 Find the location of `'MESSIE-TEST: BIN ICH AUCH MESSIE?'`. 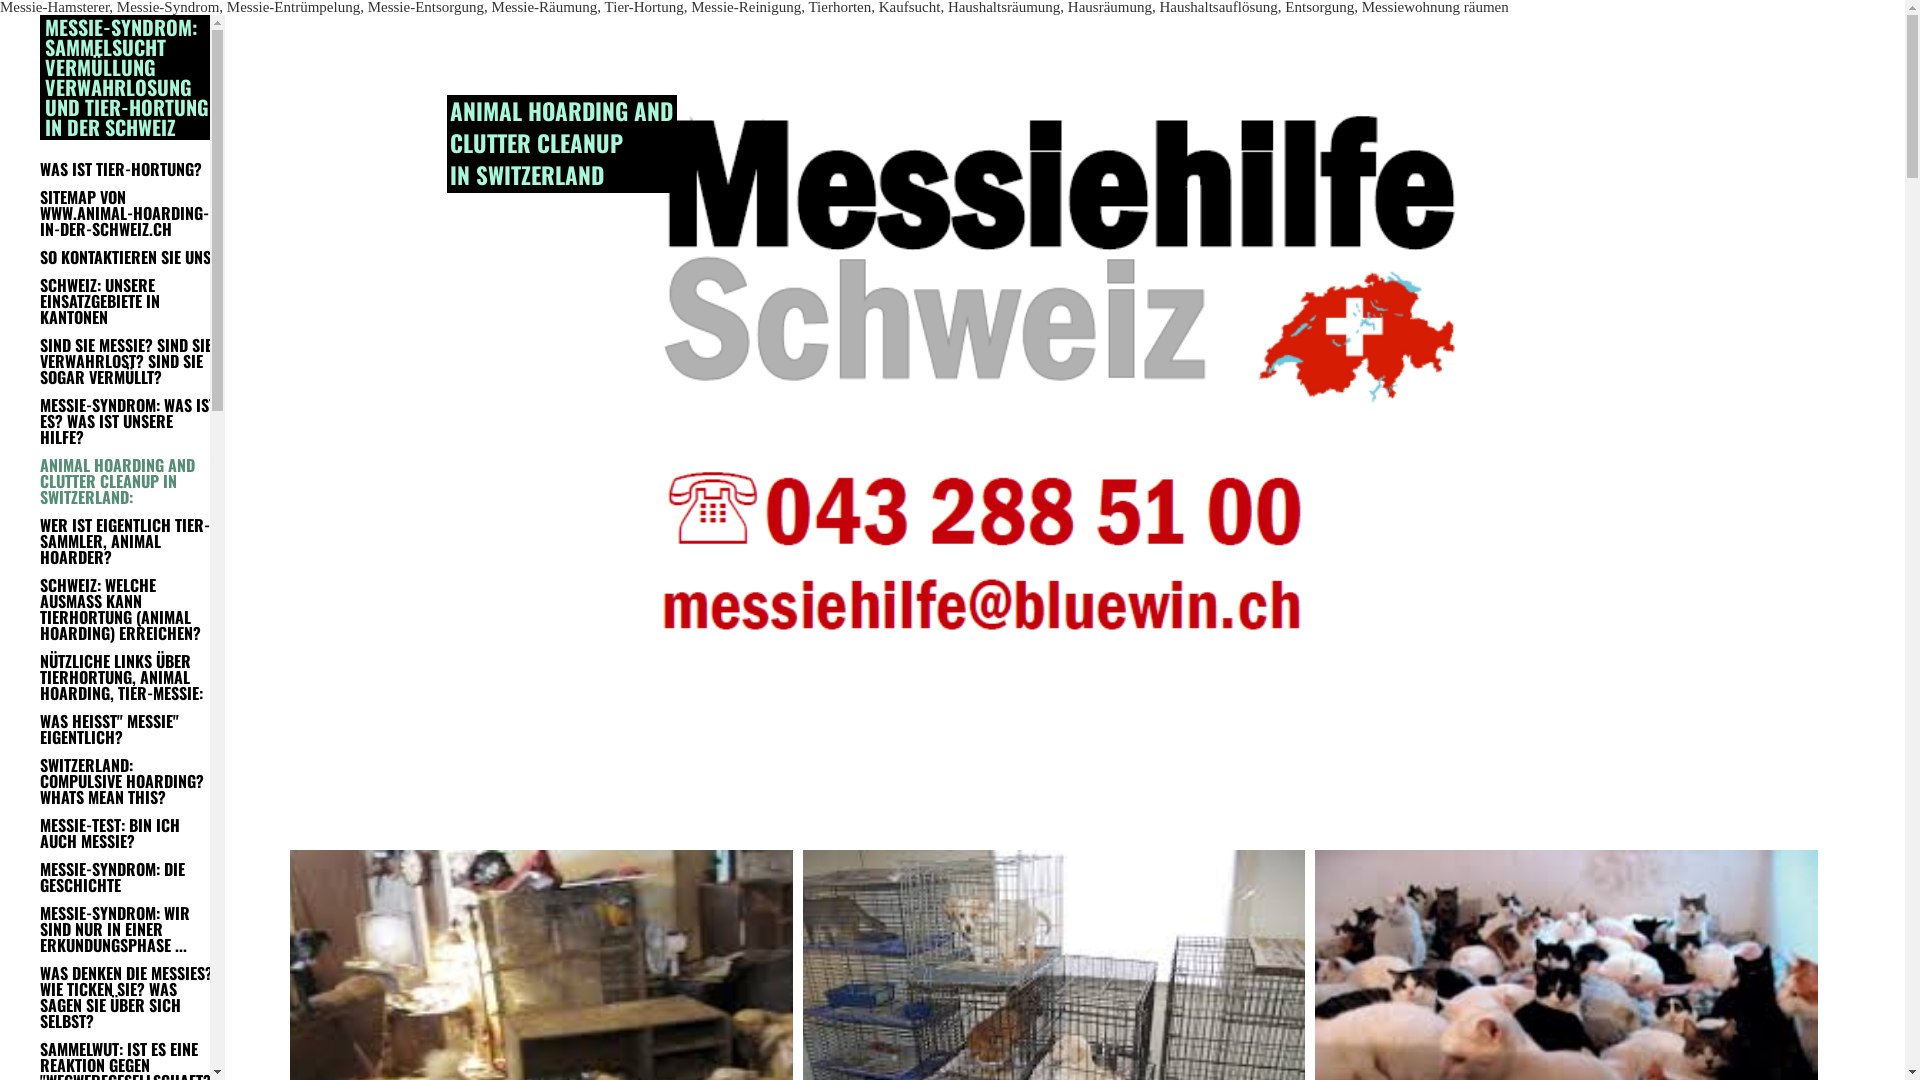

'MESSIE-TEST: BIN ICH AUCH MESSIE?' is located at coordinates (127, 833).